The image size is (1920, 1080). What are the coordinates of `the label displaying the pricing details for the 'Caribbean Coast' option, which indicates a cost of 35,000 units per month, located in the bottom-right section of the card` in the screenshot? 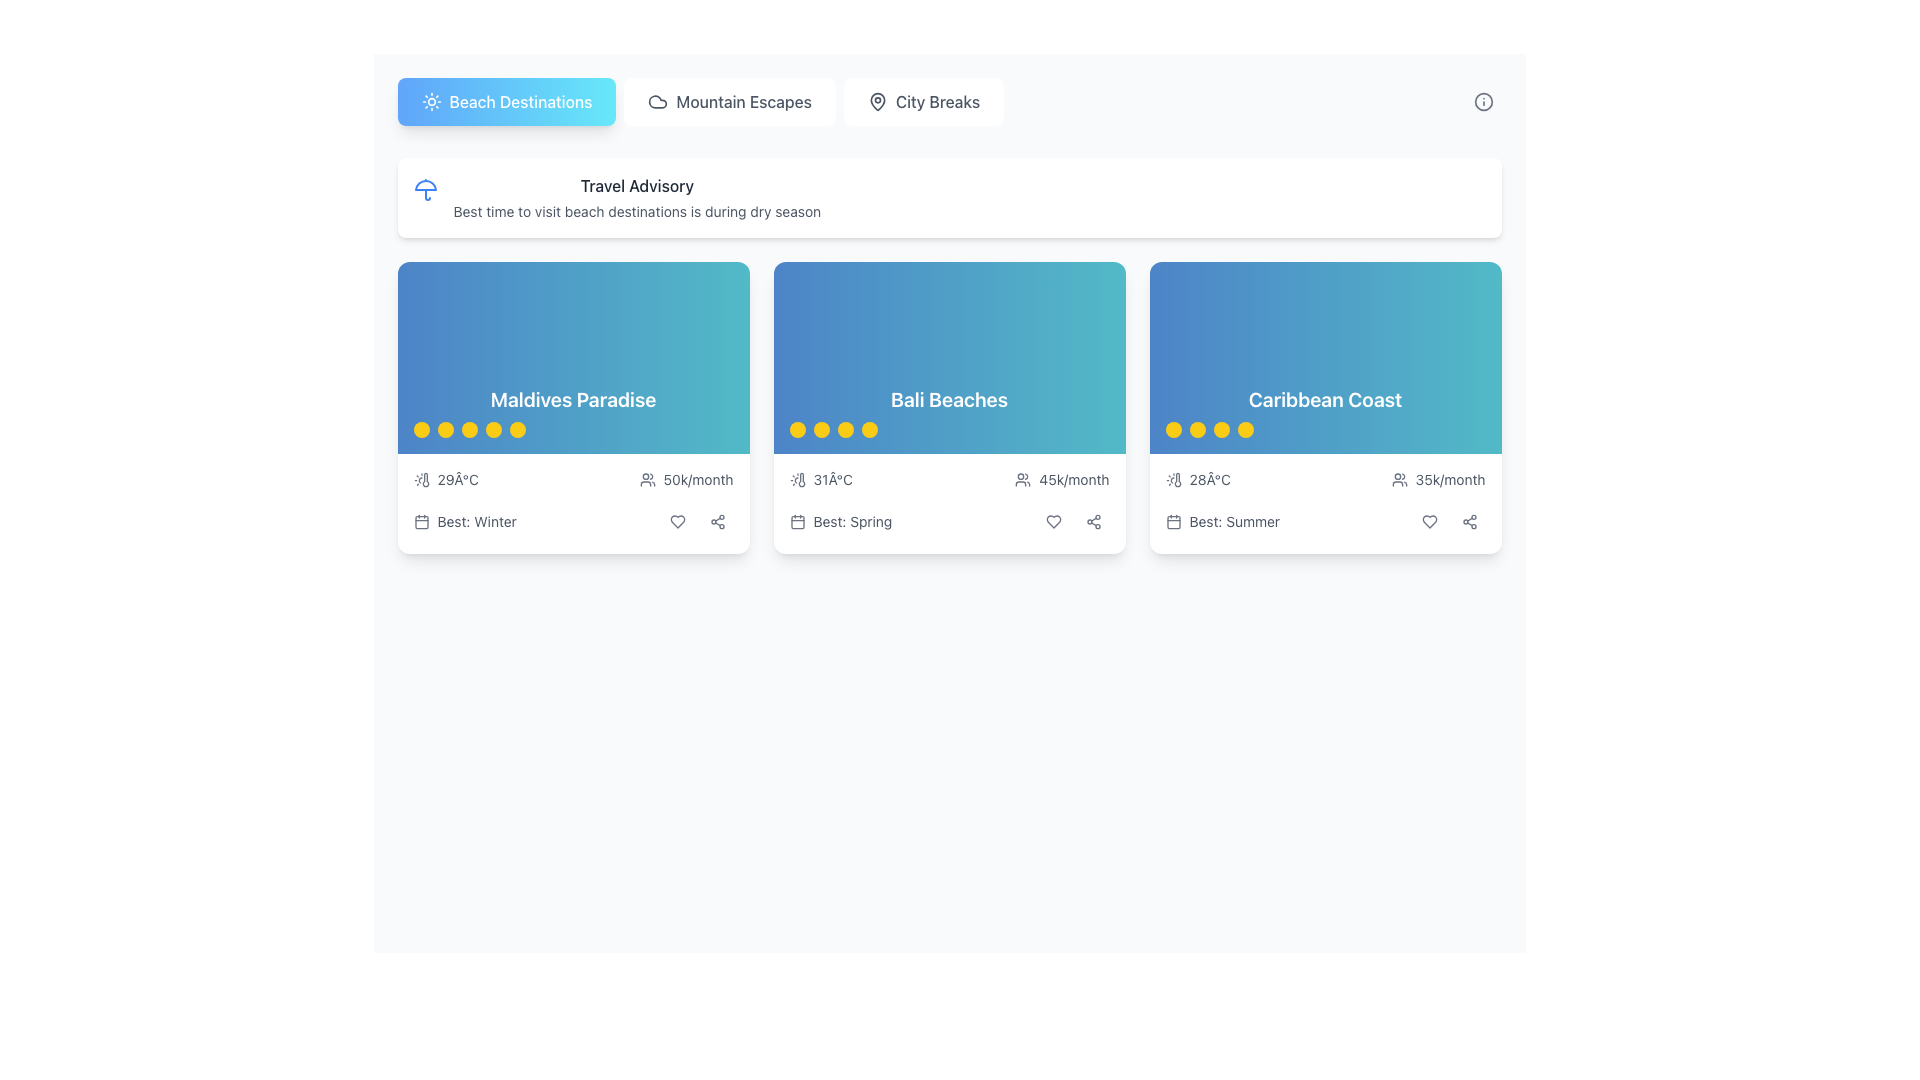 It's located at (1437, 479).